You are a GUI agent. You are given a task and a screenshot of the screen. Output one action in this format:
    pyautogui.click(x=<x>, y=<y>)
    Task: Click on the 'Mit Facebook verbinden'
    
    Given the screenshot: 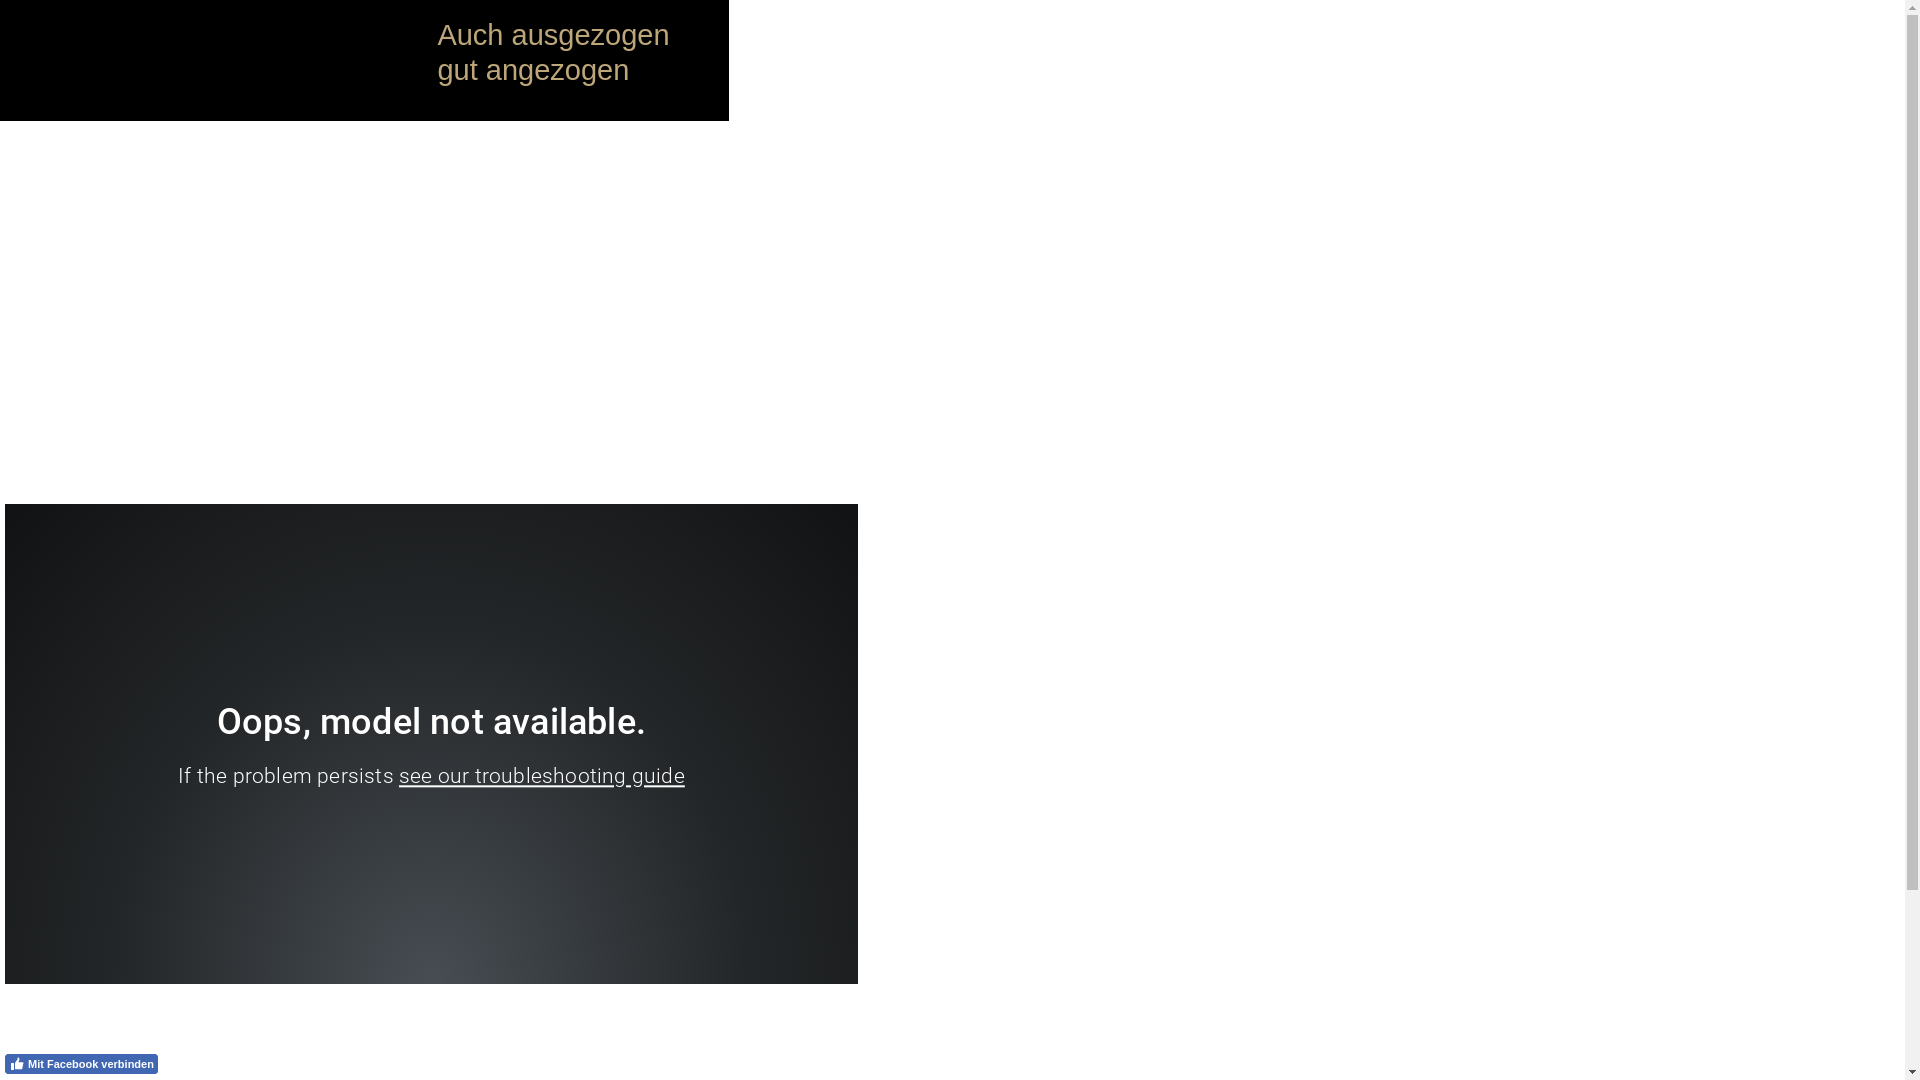 What is the action you would take?
    pyautogui.click(x=80, y=1063)
    